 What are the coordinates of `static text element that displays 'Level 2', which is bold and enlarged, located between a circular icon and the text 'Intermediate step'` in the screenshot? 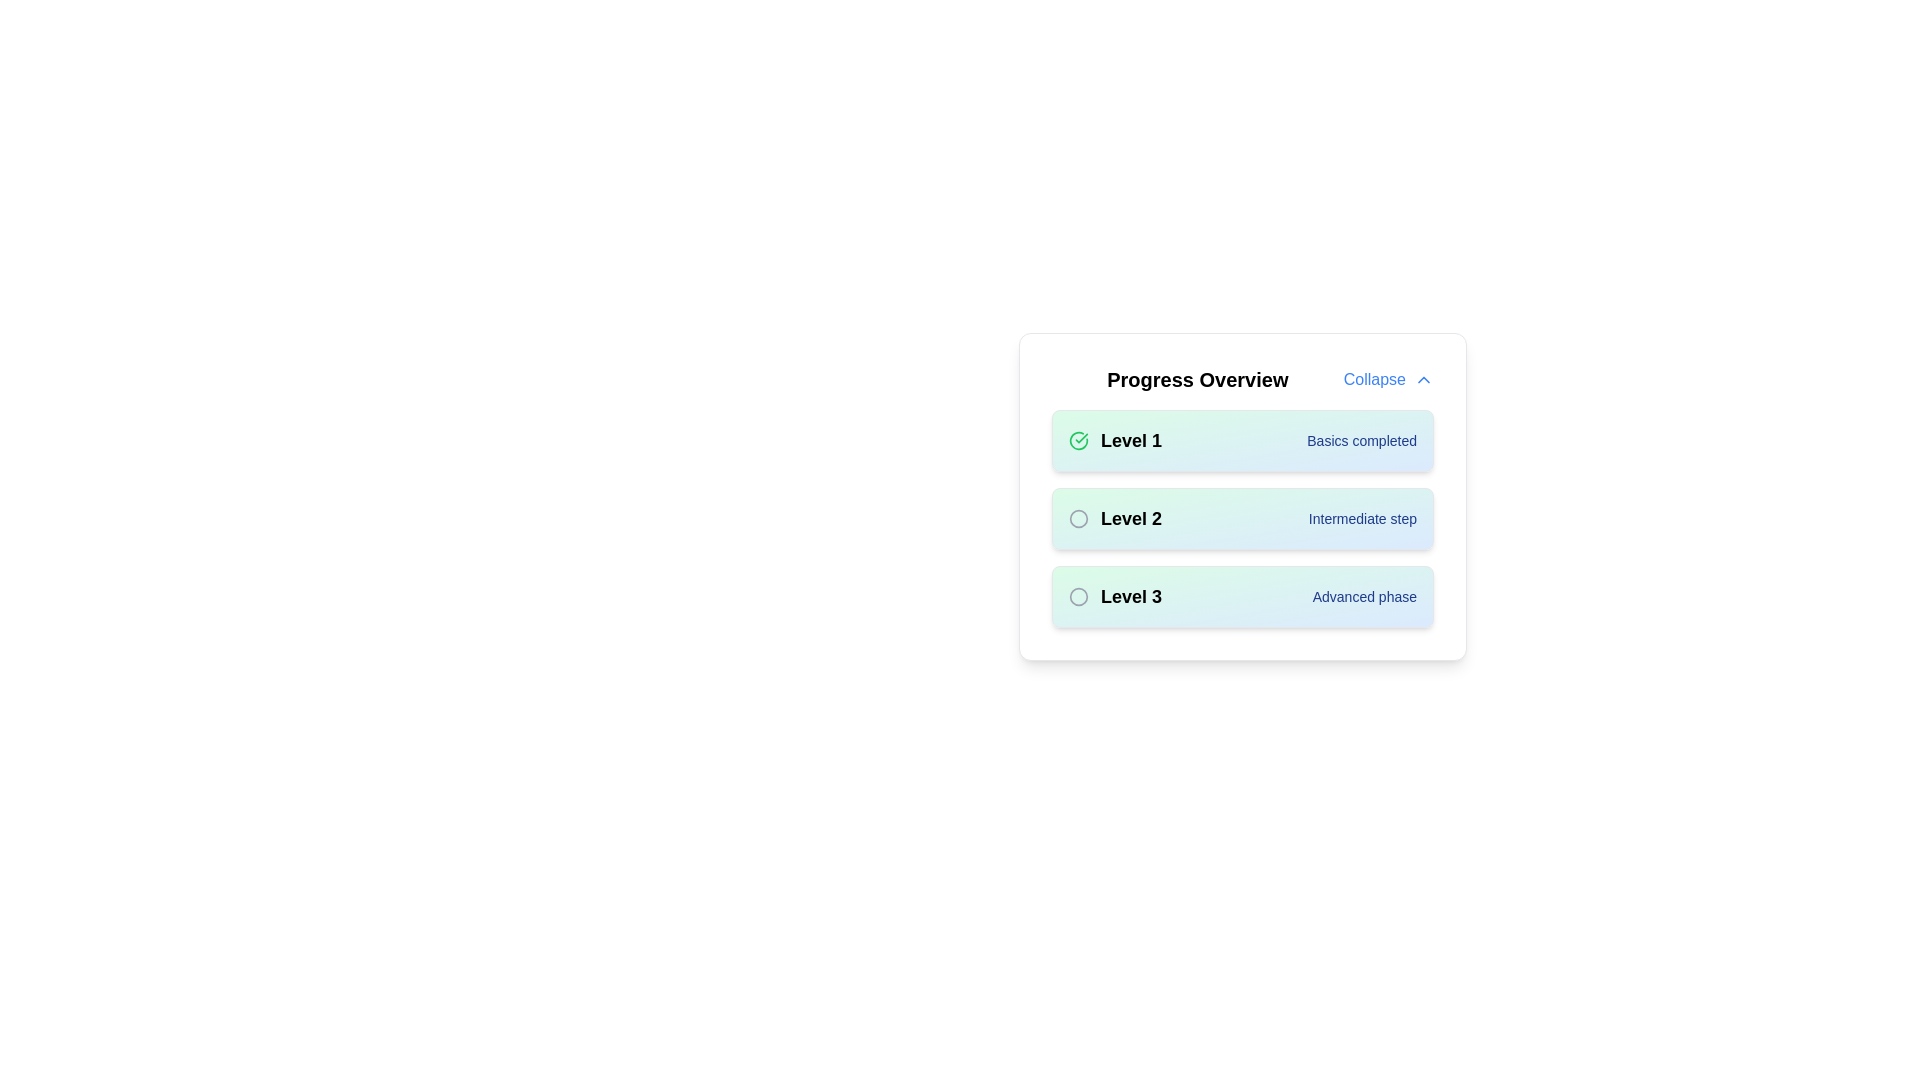 It's located at (1131, 518).